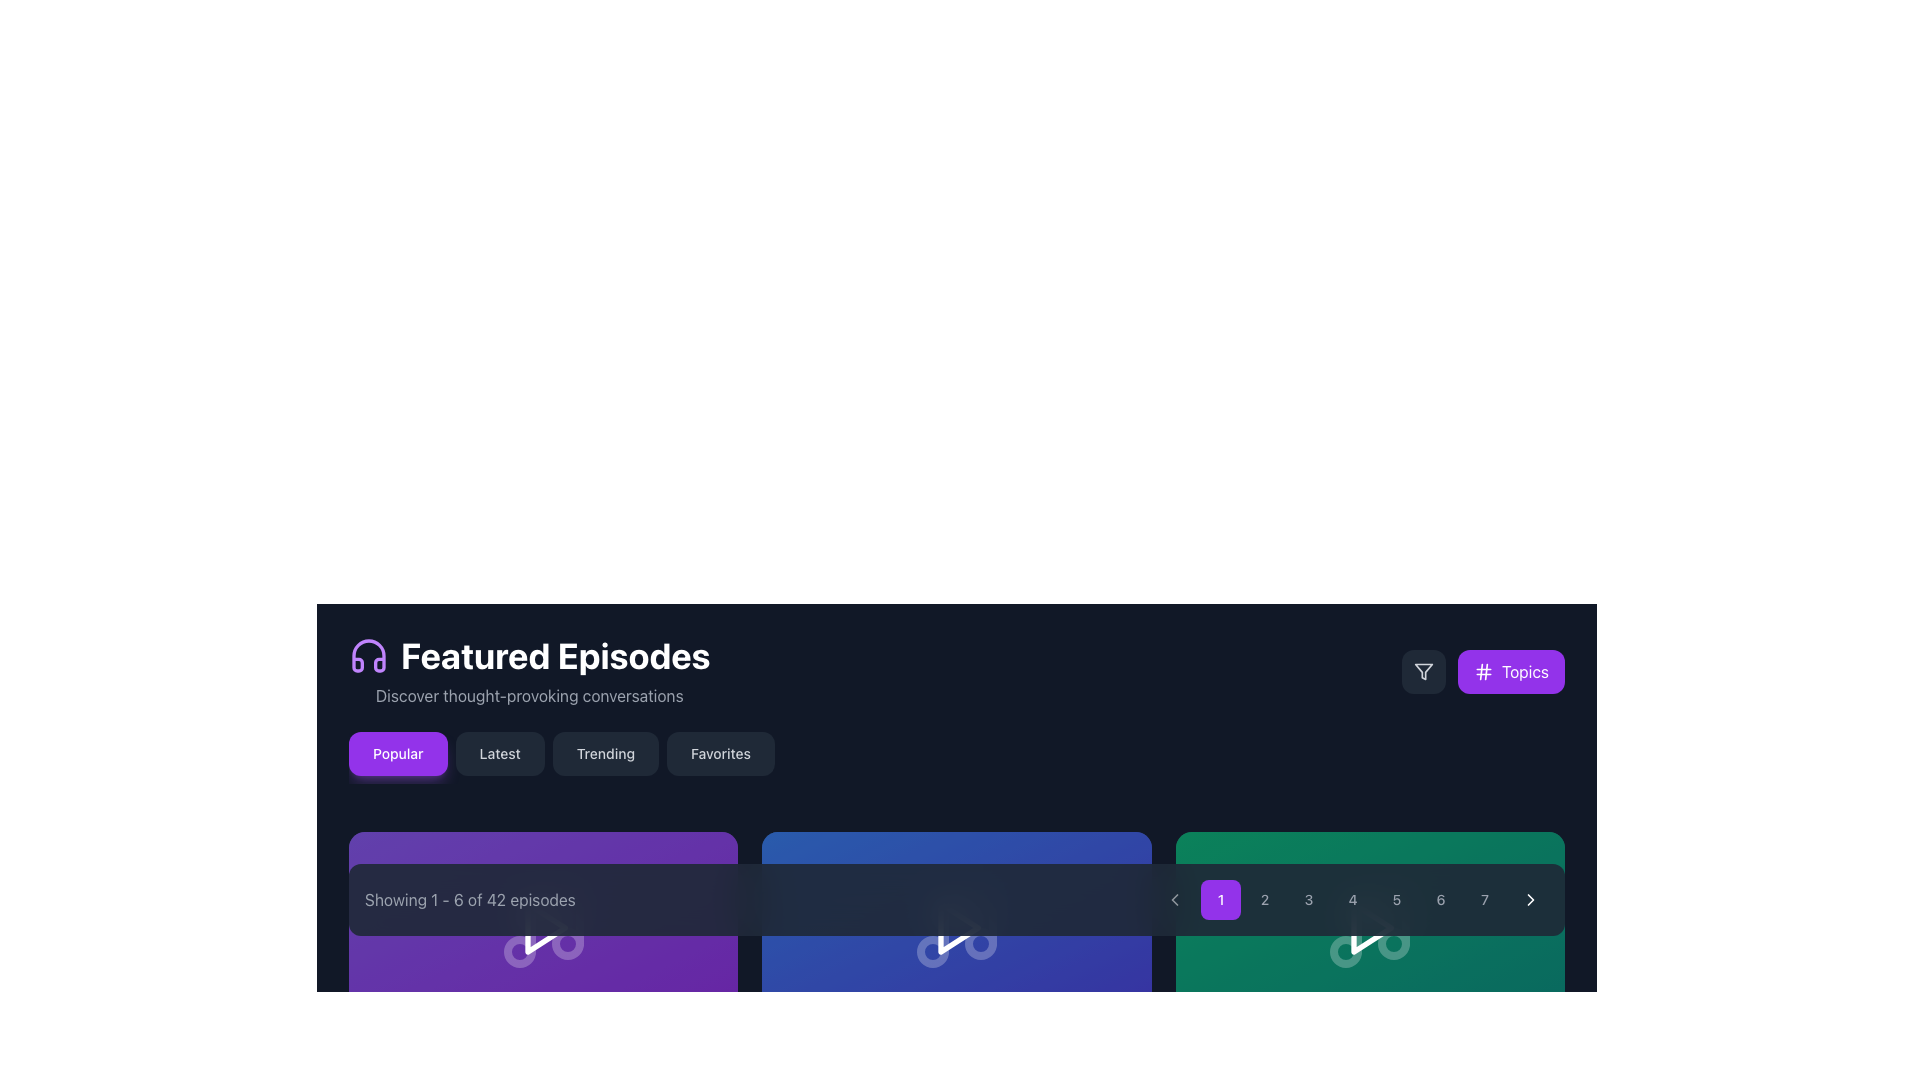 The image size is (1920, 1080). What do you see at coordinates (1175, 898) in the screenshot?
I see `the 'go to the previous page' button located at the far left of the pagination controls` at bounding box center [1175, 898].